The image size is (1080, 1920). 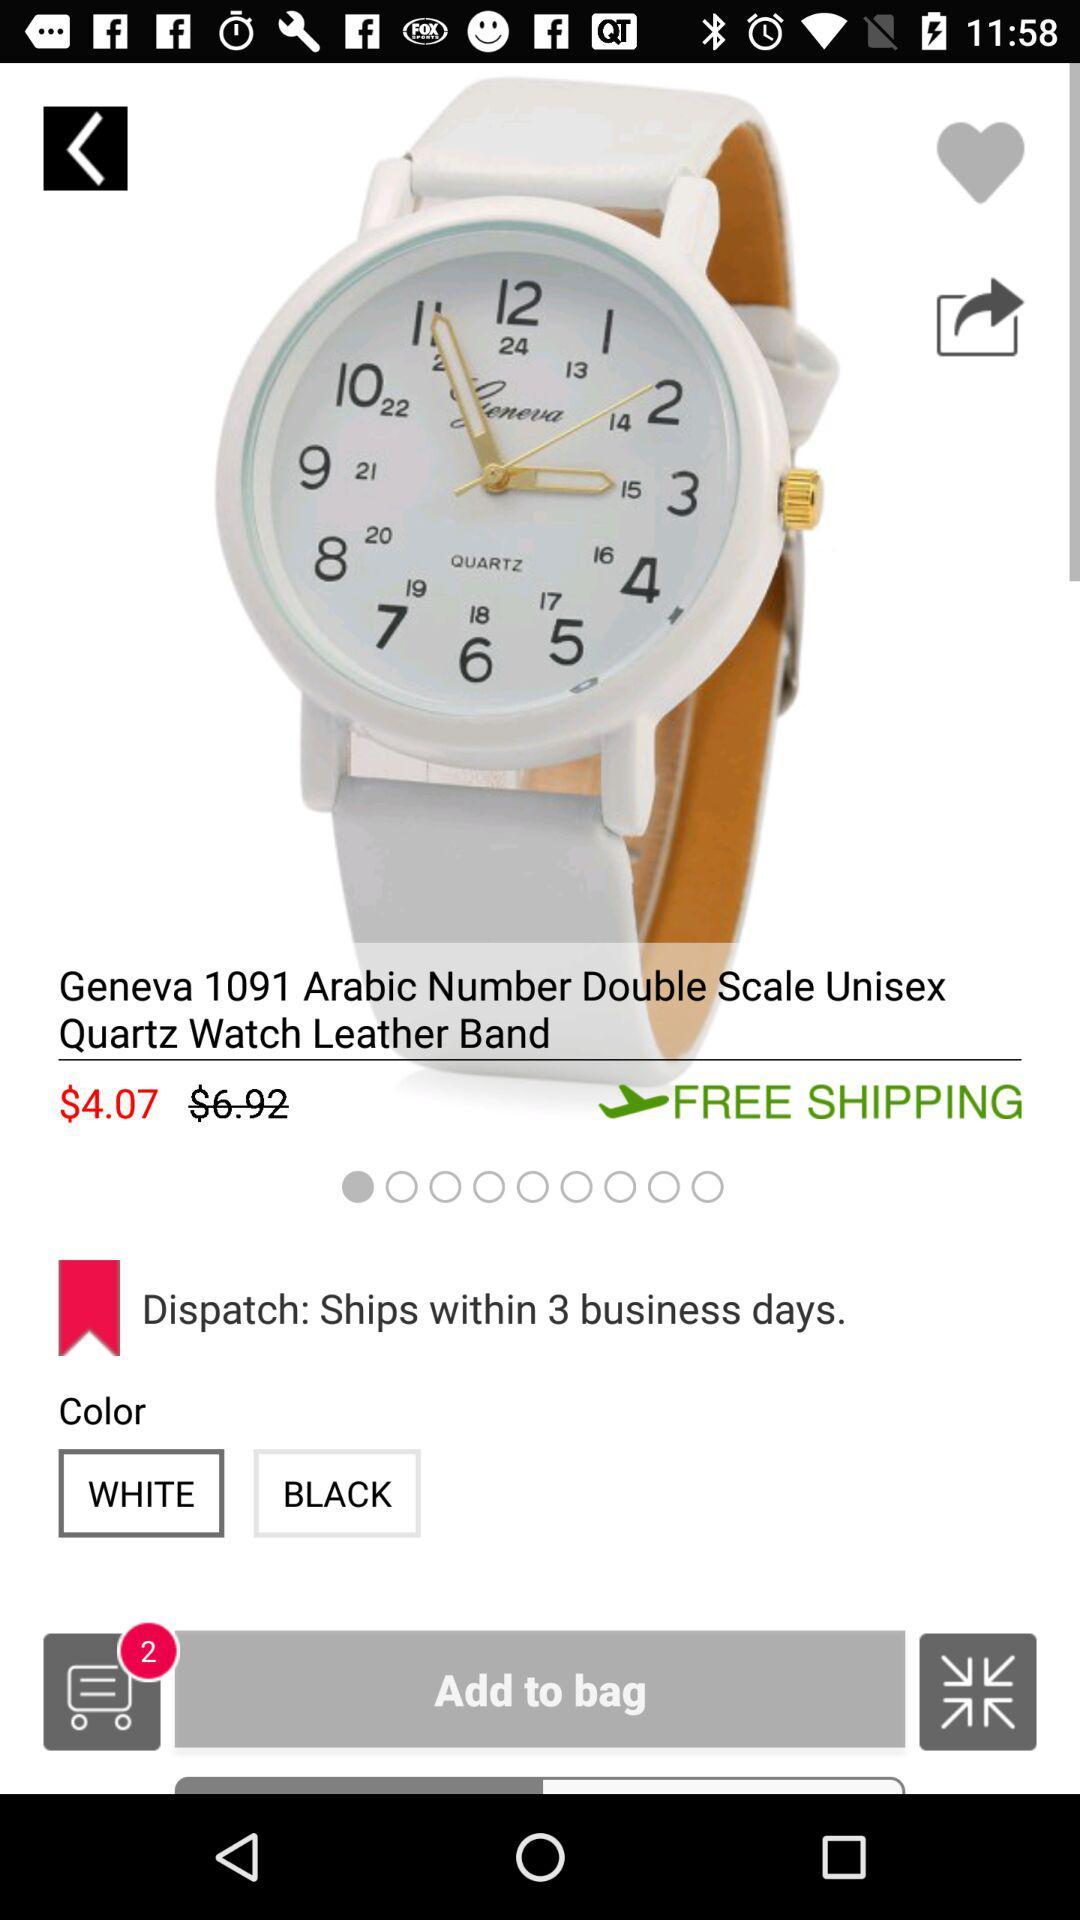 I want to click on item description, so click(x=540, y=602).